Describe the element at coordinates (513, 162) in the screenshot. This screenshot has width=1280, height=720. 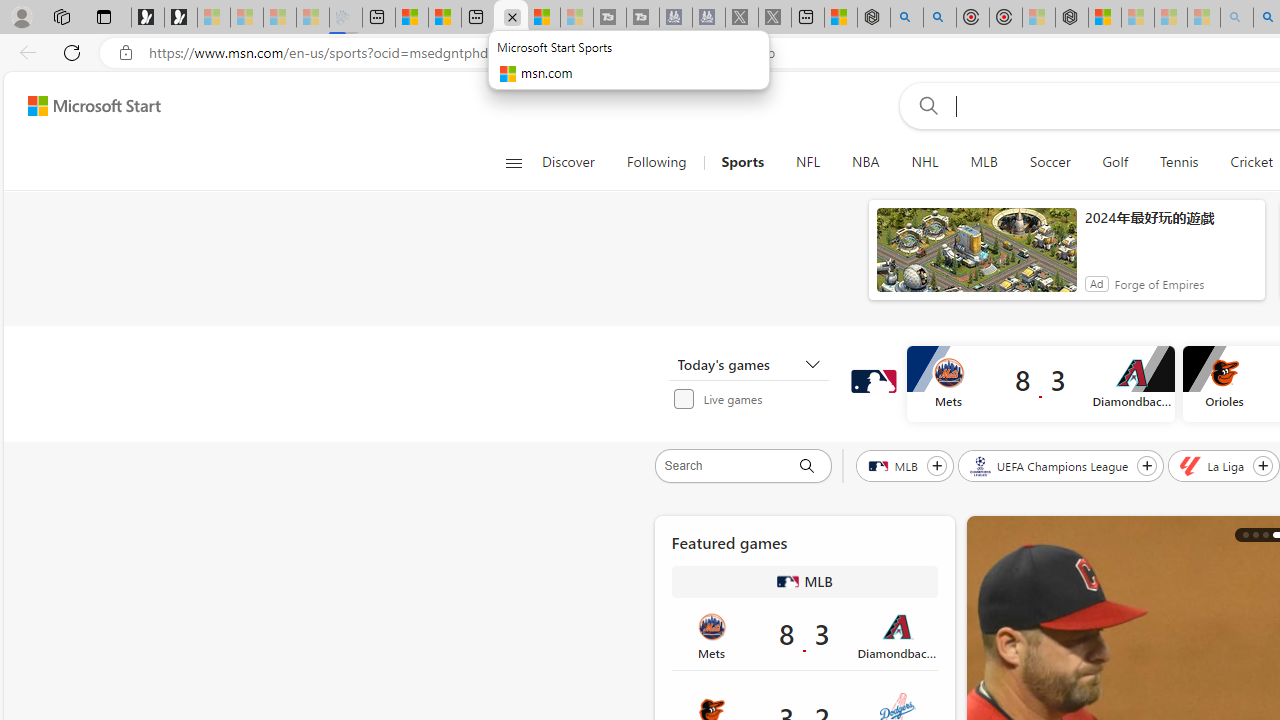
I see `'Open navigation menu'` at that location.